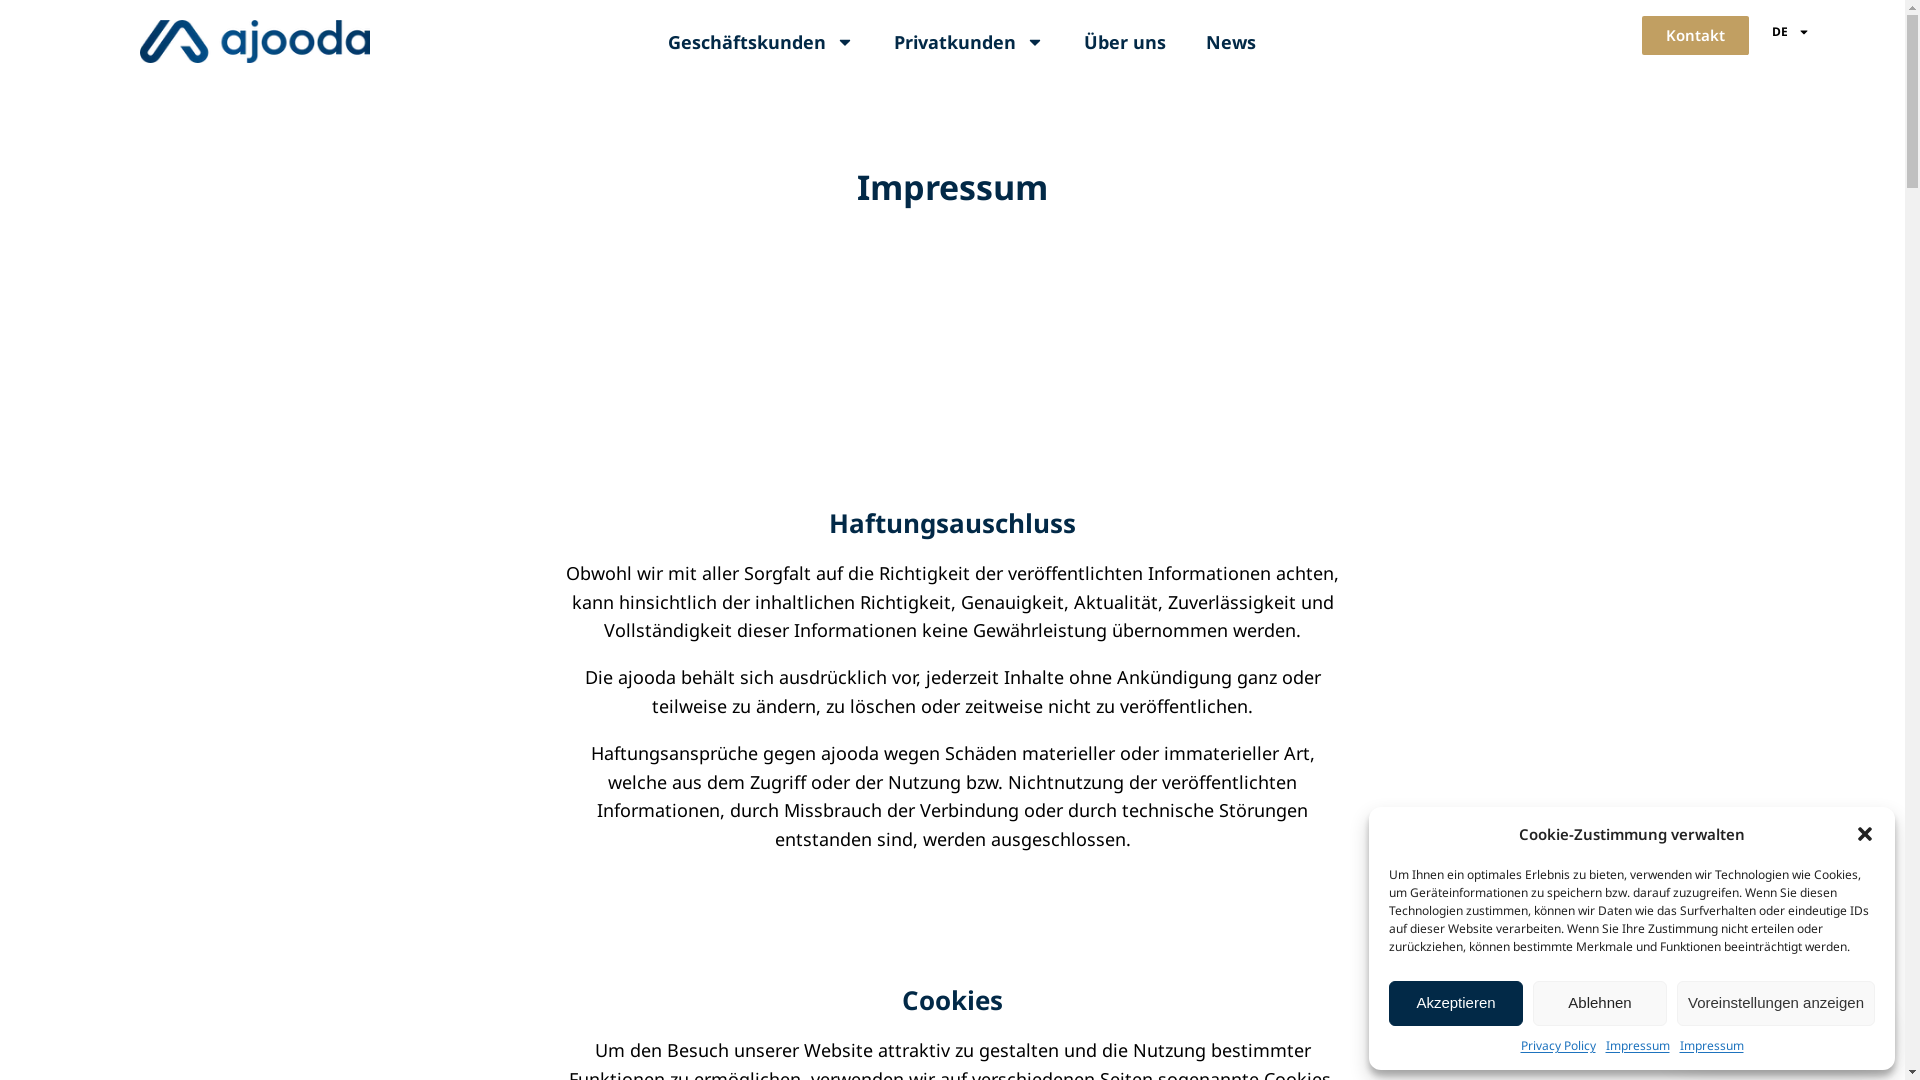 Image resolution: width=1920 pixels, height=1080 pixels. What do you see at coordinates (1185, 42) in the screenshot?
I see `'News'` at bounding box center [1185, 42].